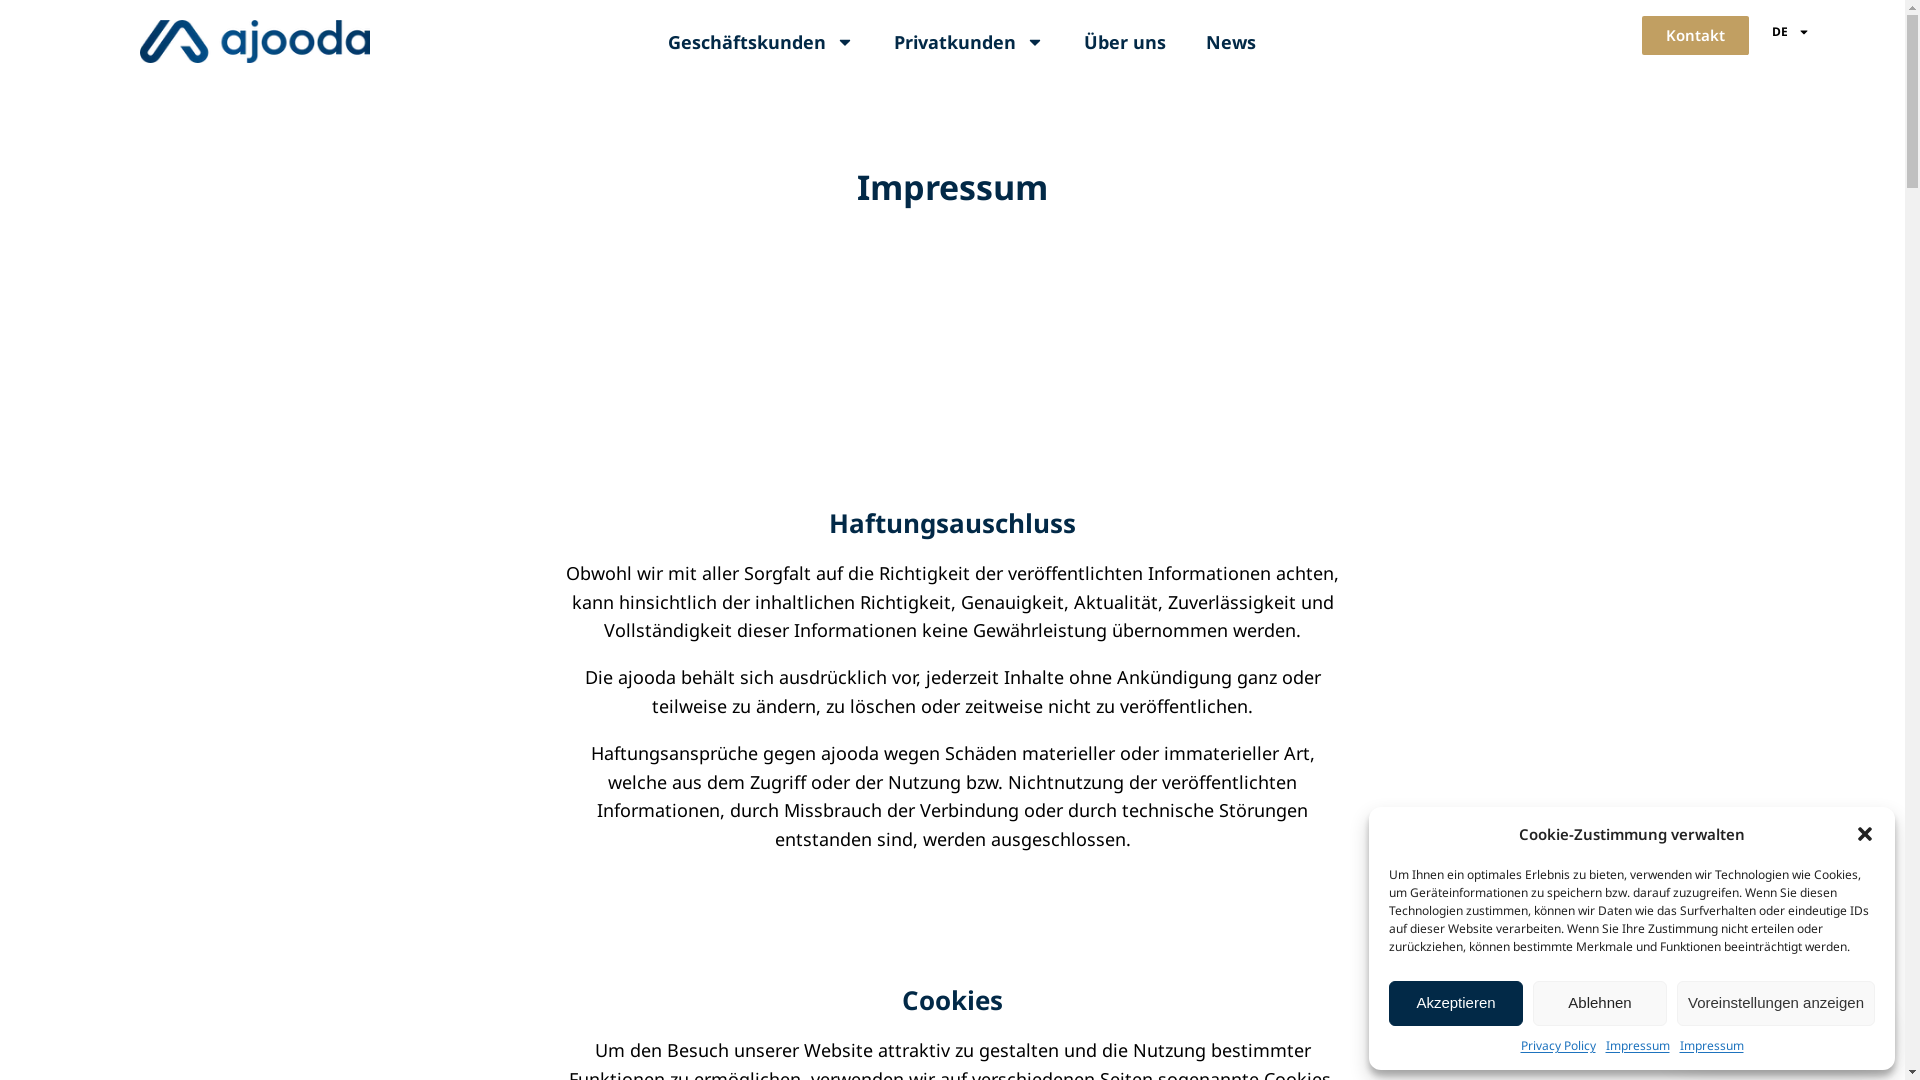 Image resolution: width=1920 pixels, height=1080 pixels. What do you see at coordinates (1185, 42) in the screenshot?
I see `'News'` at bounding box center [1185, 42].